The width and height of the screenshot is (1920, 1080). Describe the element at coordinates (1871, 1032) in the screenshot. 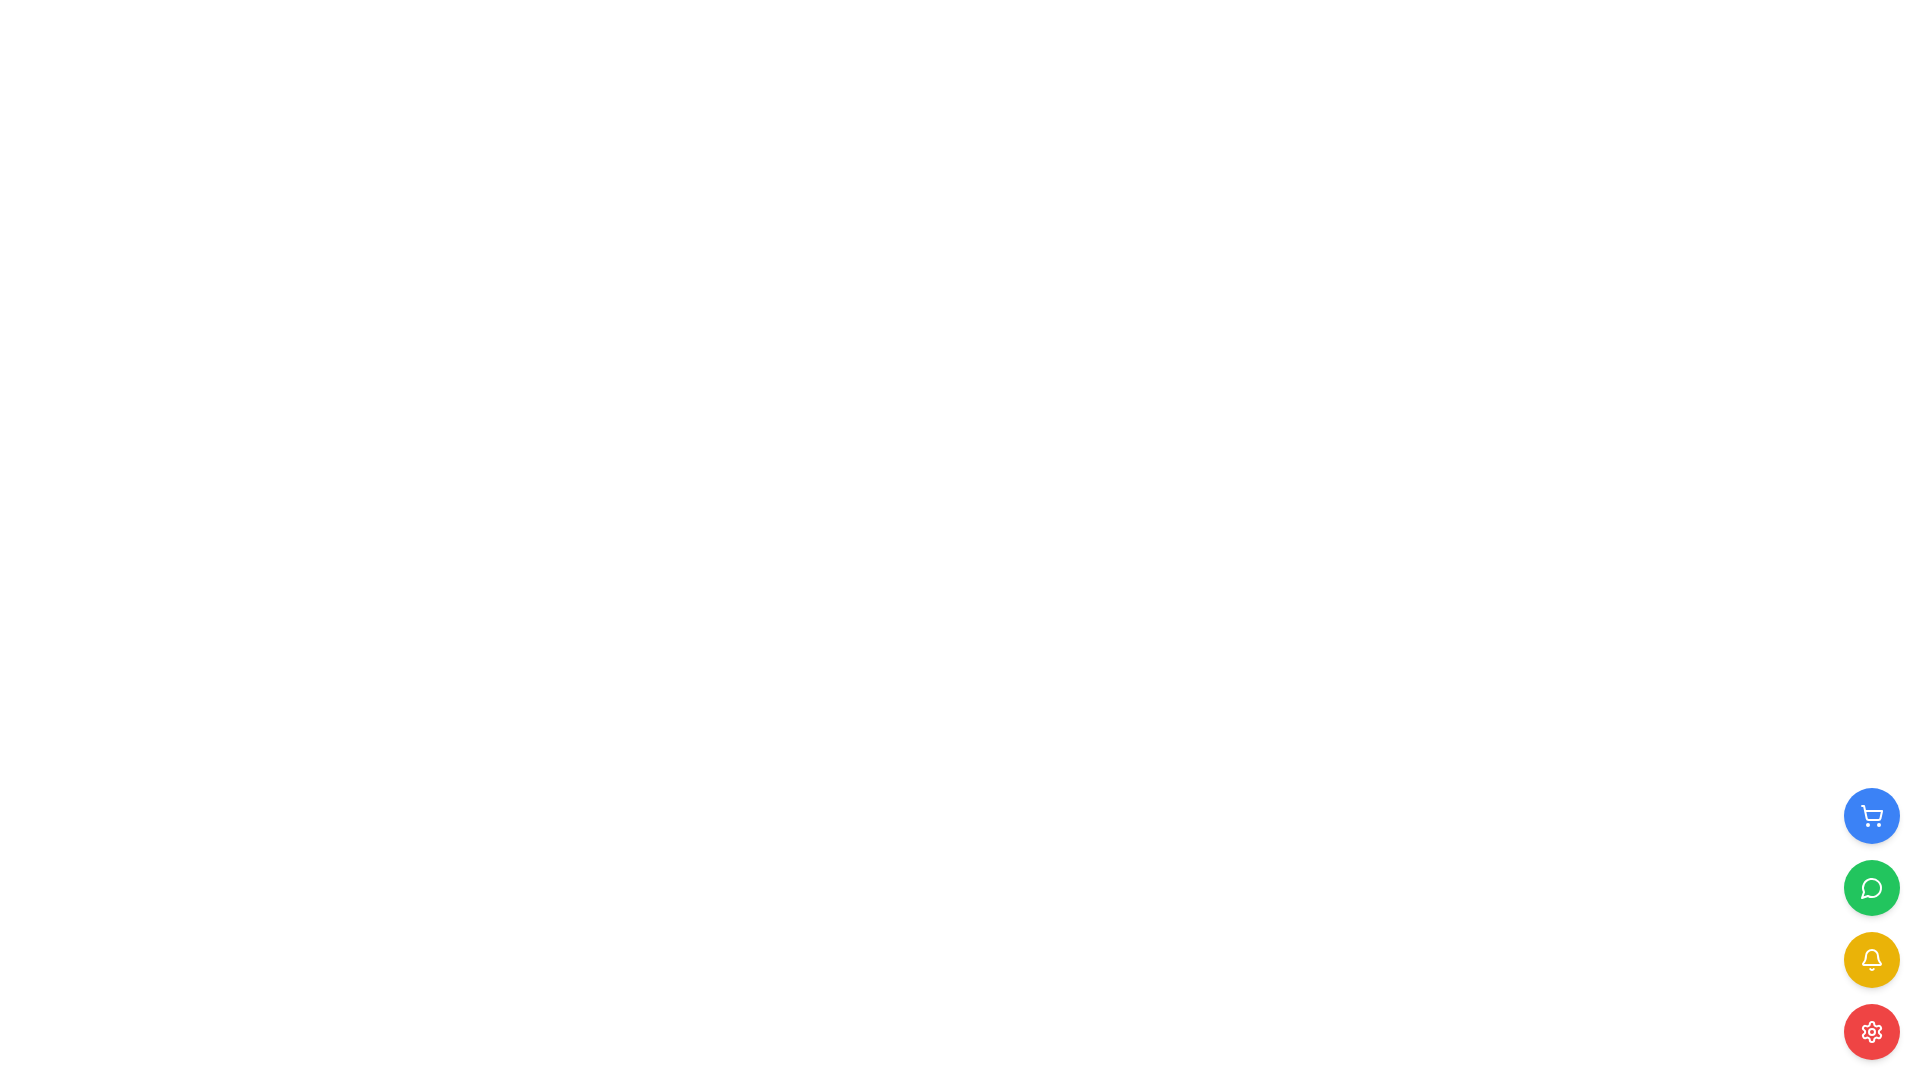

I see `the gear-shaped icon located inside the red button at the bottom of the vertical stack of buttons on the right side of the interface` at that location.